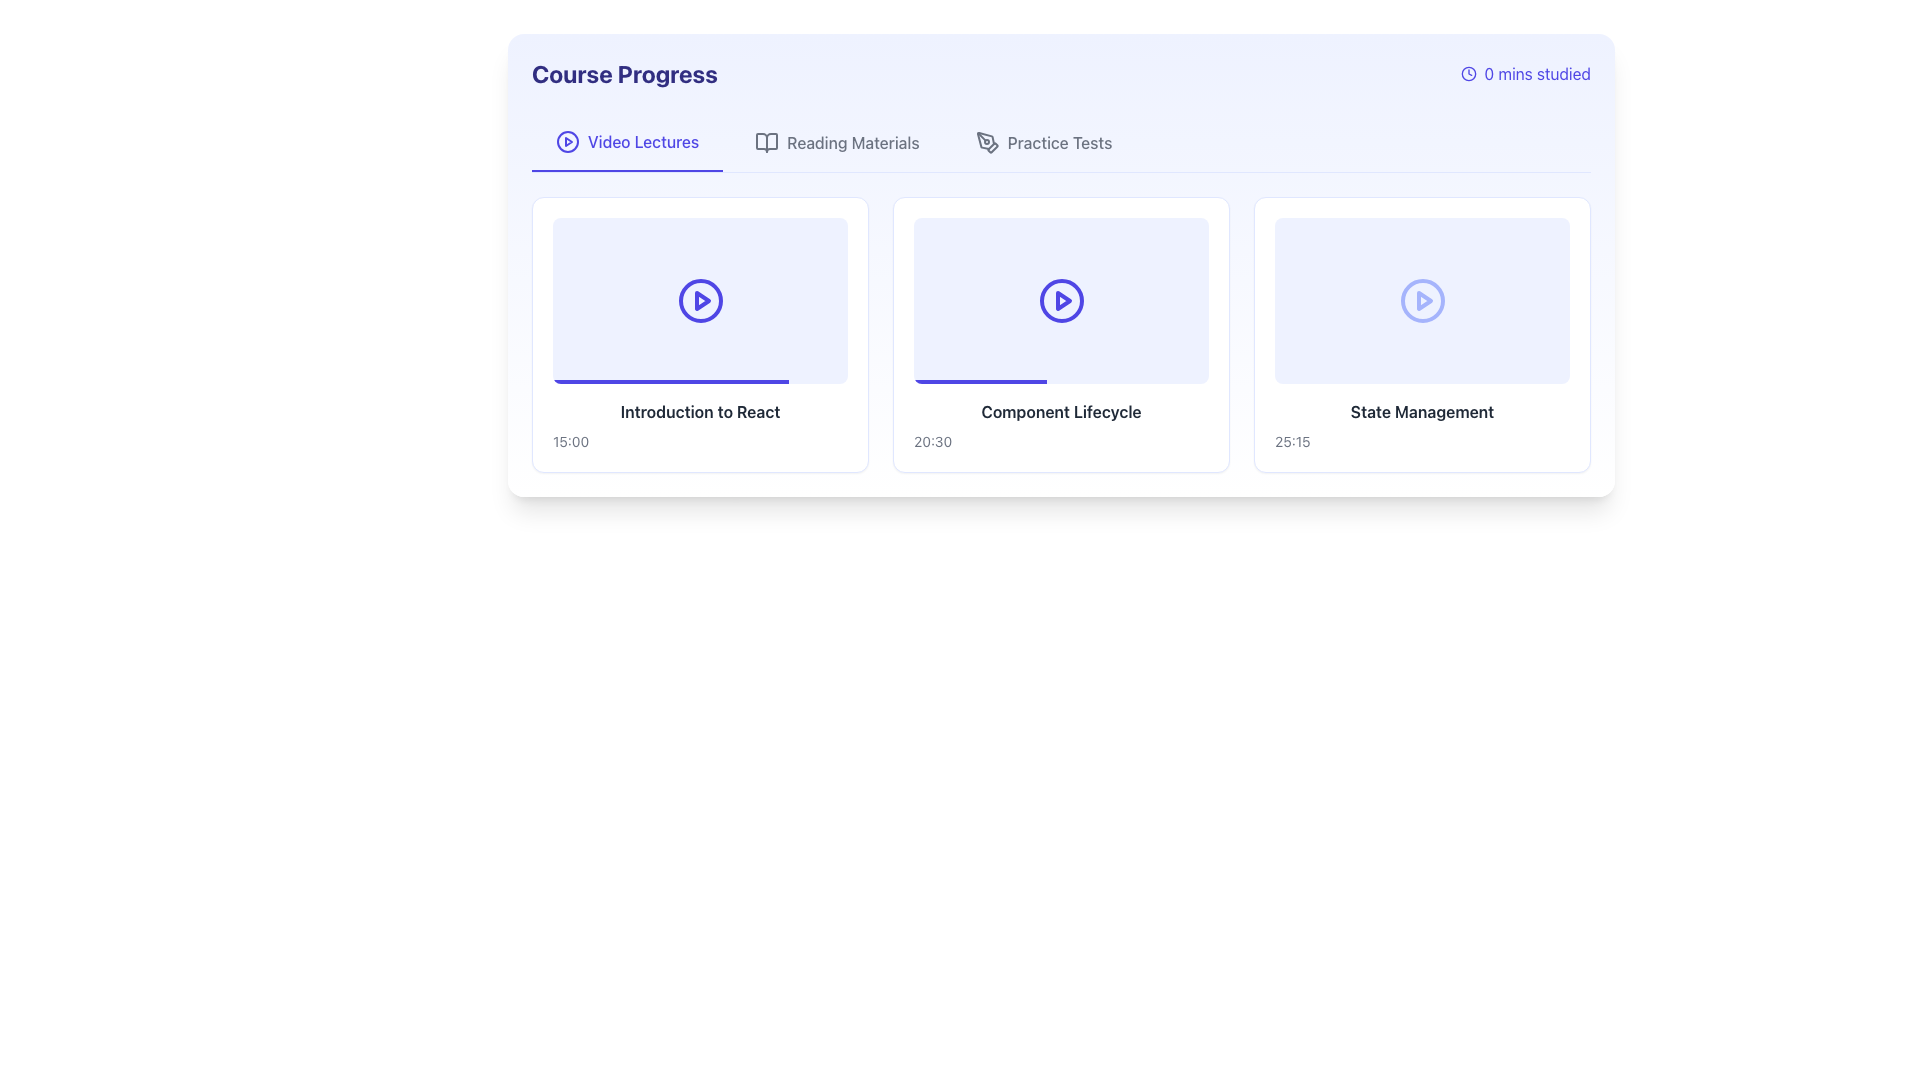  Describe the element at coordinates (1421, 300) in the screenshot. I see `the circular play icon with a thin indigo outline and a triangular play symbol, located in the 'State Management' video card, to play the video` at that location.